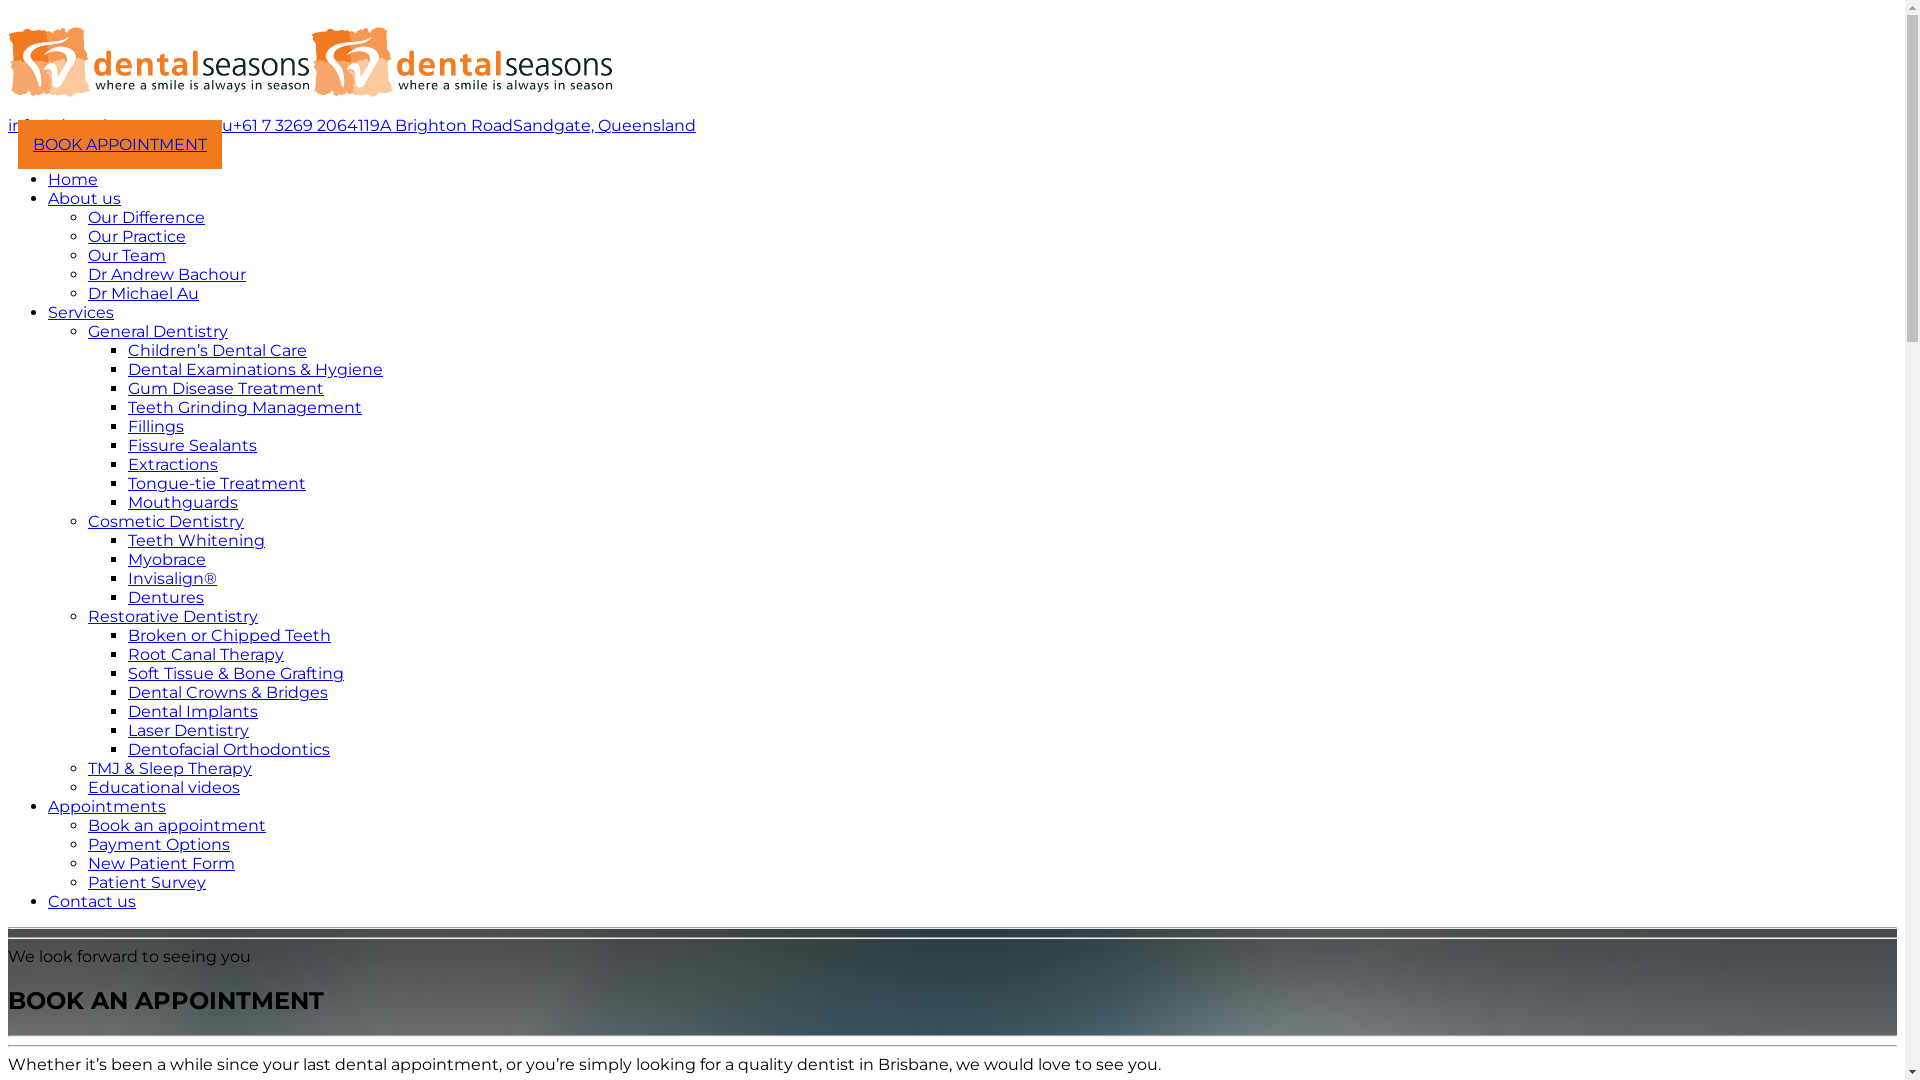  What do you see at coordinates (235, 673) in the screenshot?
I see `'Soft Tissue & Bone Grafting'` at bounding box center [235, 673].